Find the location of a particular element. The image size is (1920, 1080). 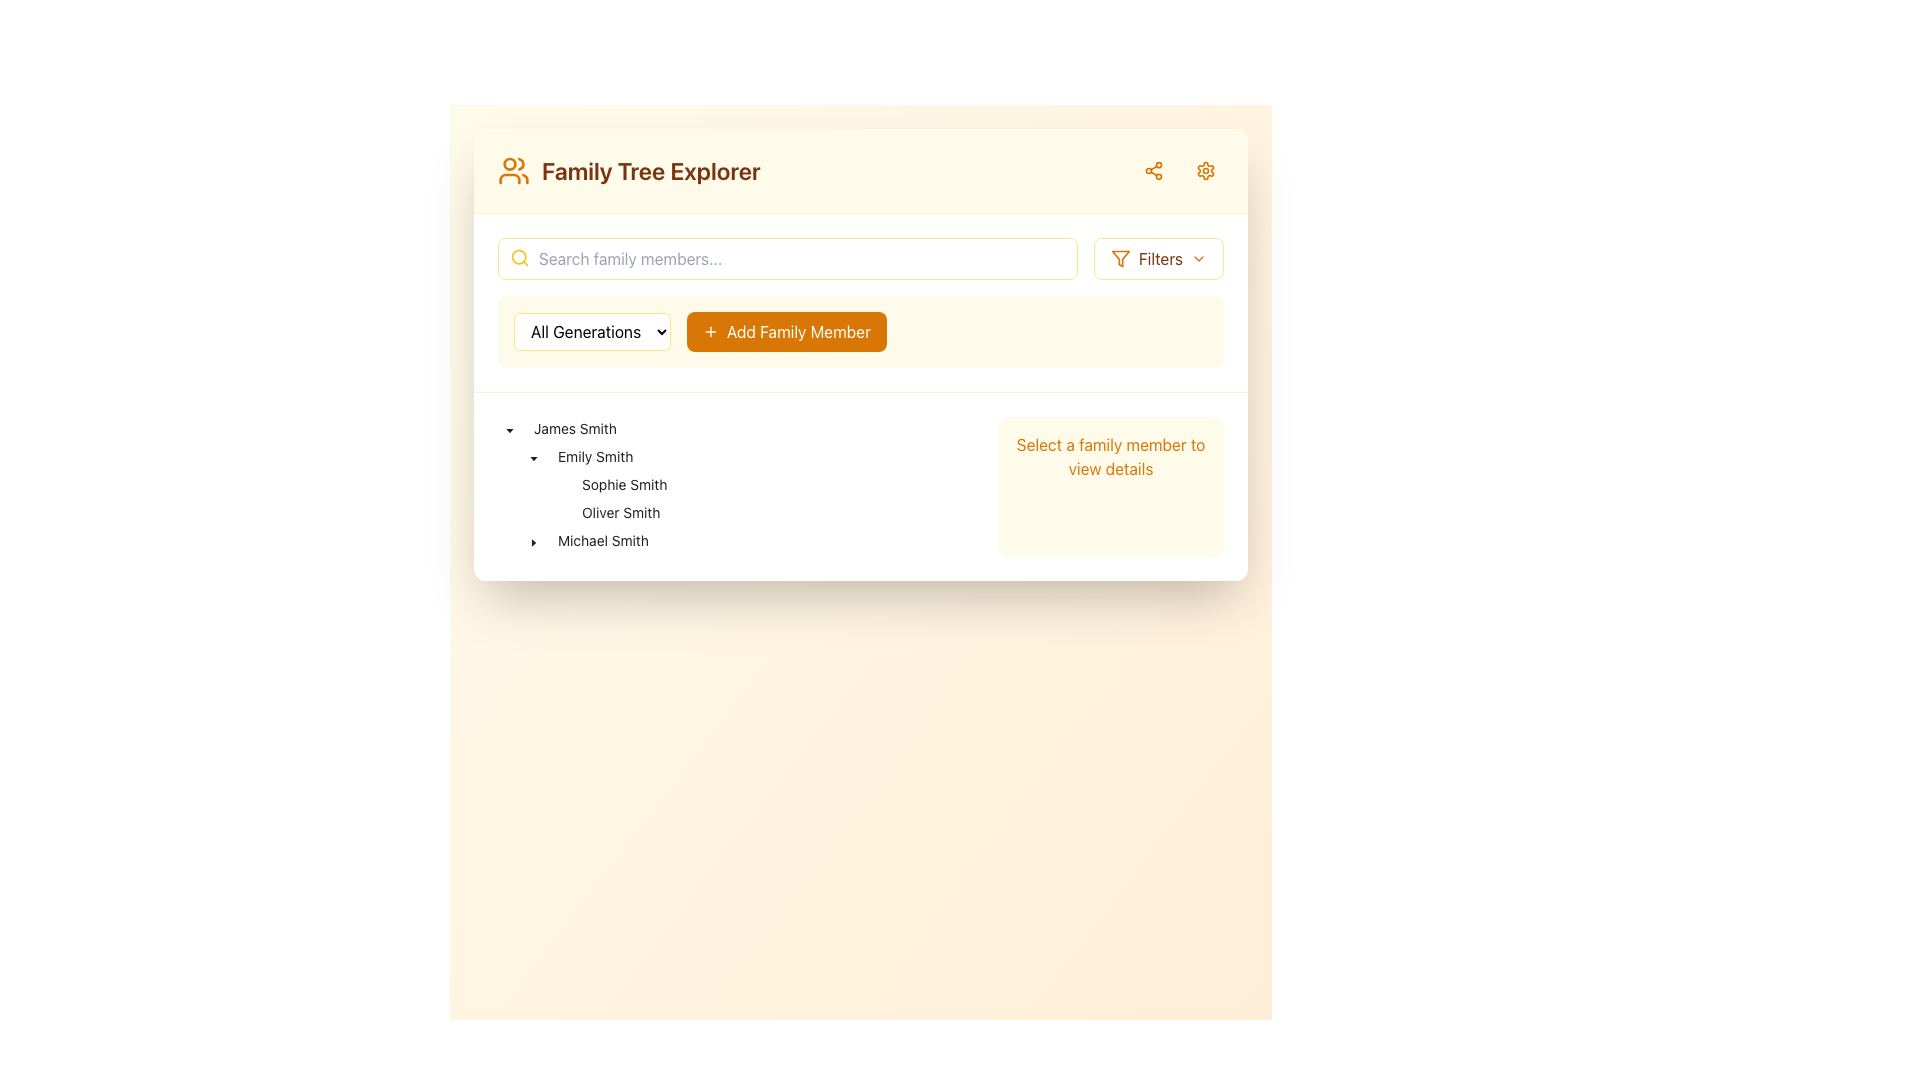

the instructional message text display located in a light yellow rectangular panel on the right side of the interface, which guides the user to select a family member from the adjacent list is located at coordinates (1109, 456).